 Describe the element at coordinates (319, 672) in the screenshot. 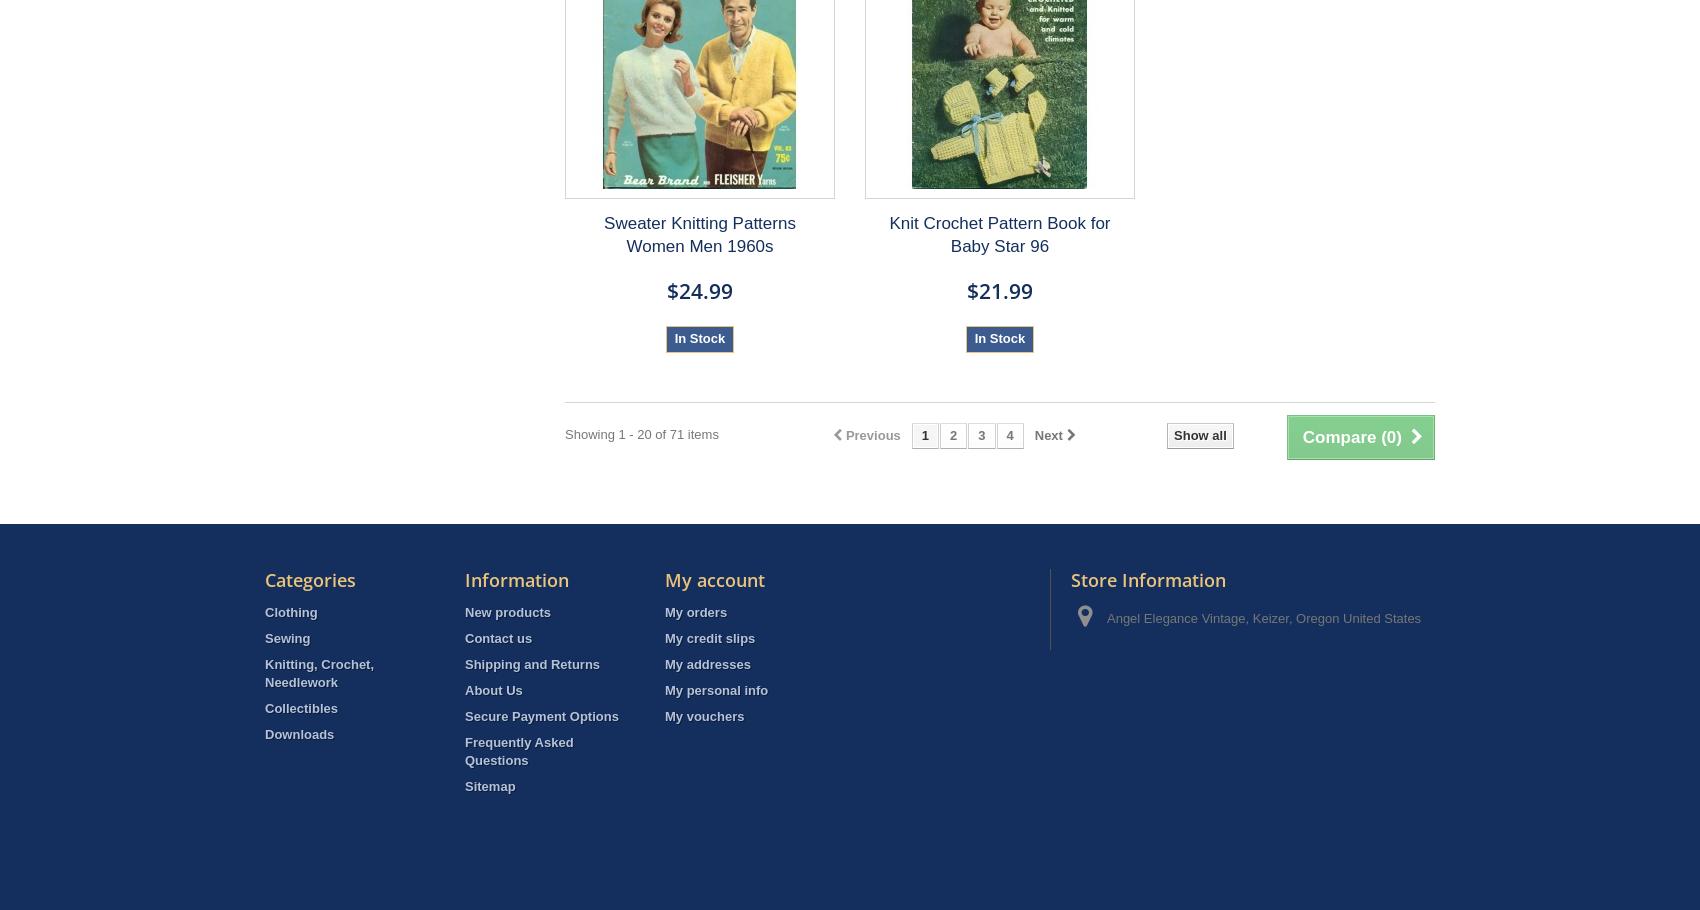

I see `'Knitting, Crochet, Needlework'` at that location.